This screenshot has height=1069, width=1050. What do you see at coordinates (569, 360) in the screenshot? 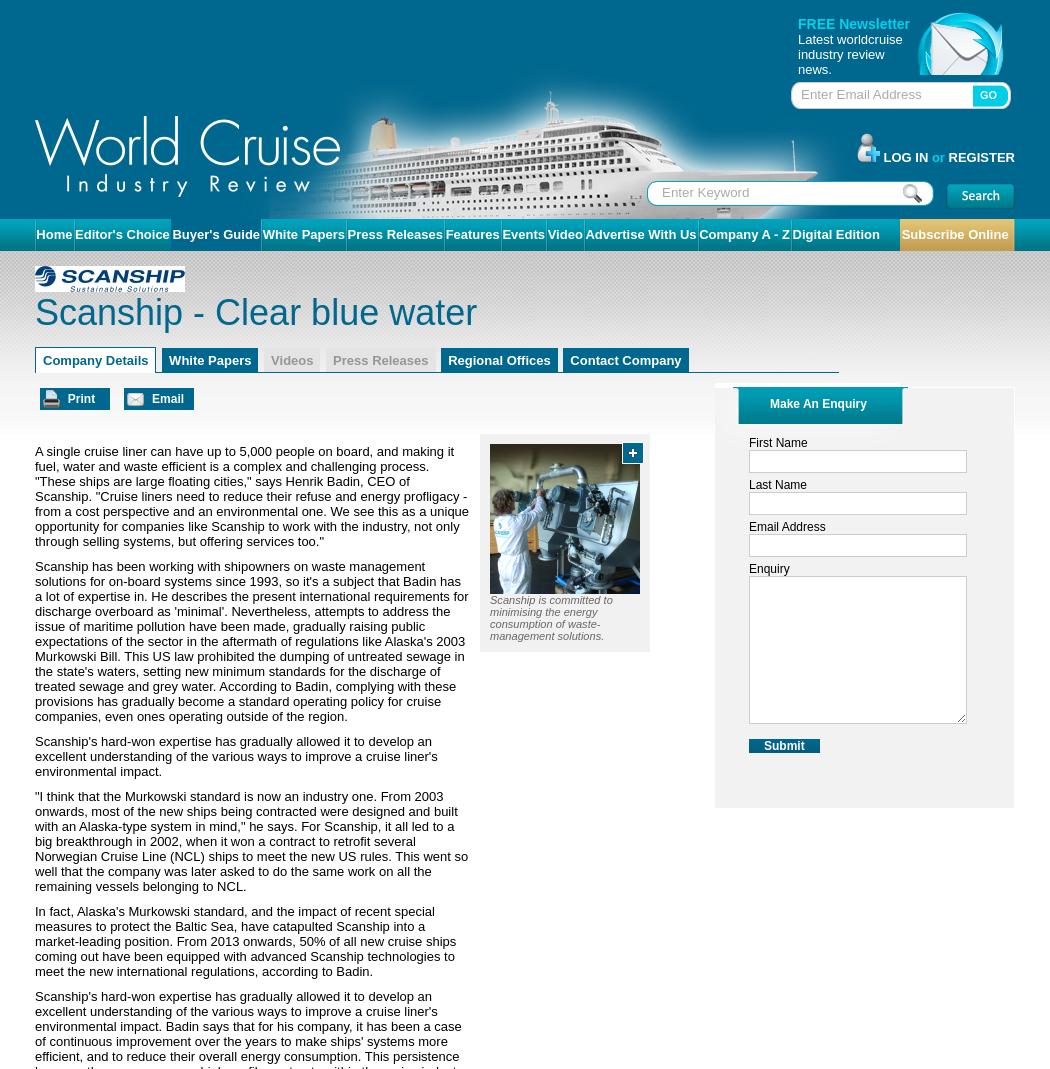
I see `'Contact Company'` at bounding box center [569, 360].